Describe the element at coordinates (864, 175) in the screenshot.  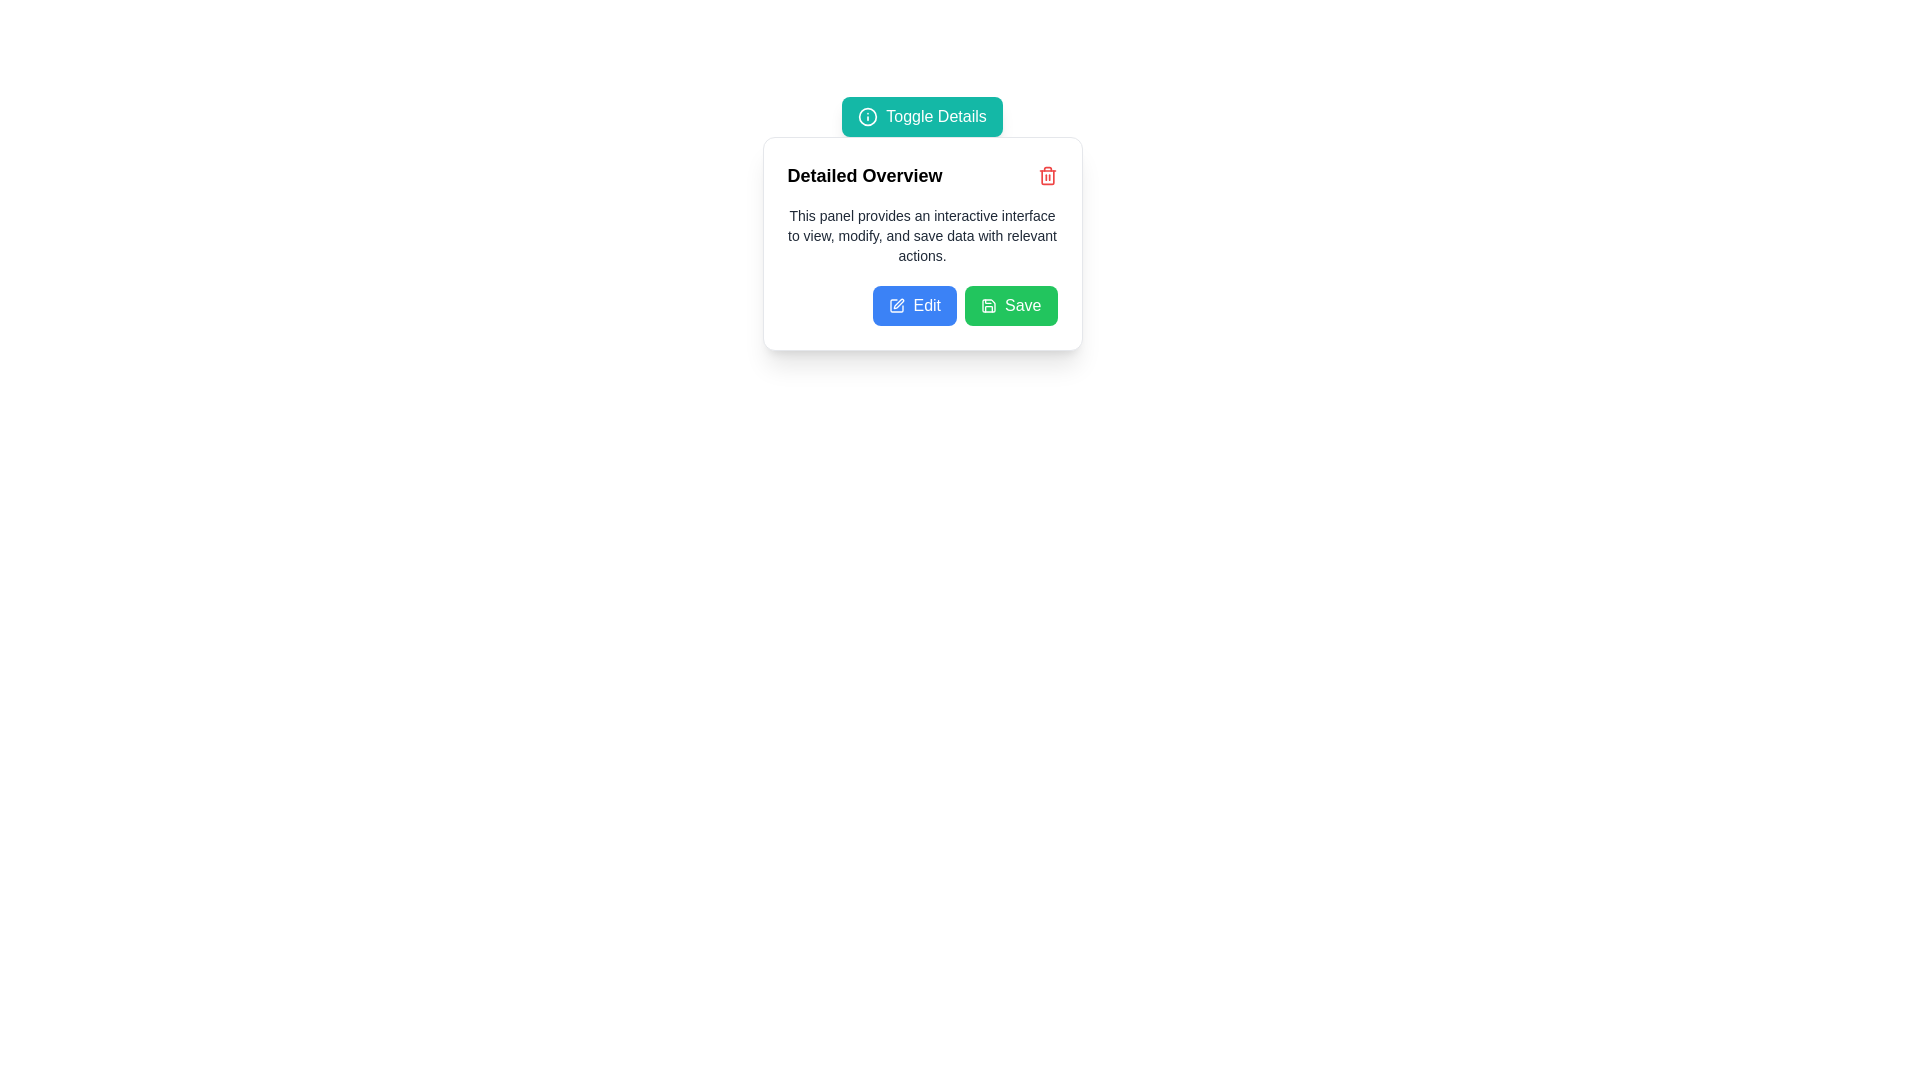
I see `the Text label that serves as the title or header for the modal, positioned centrally above the content area` at that location.